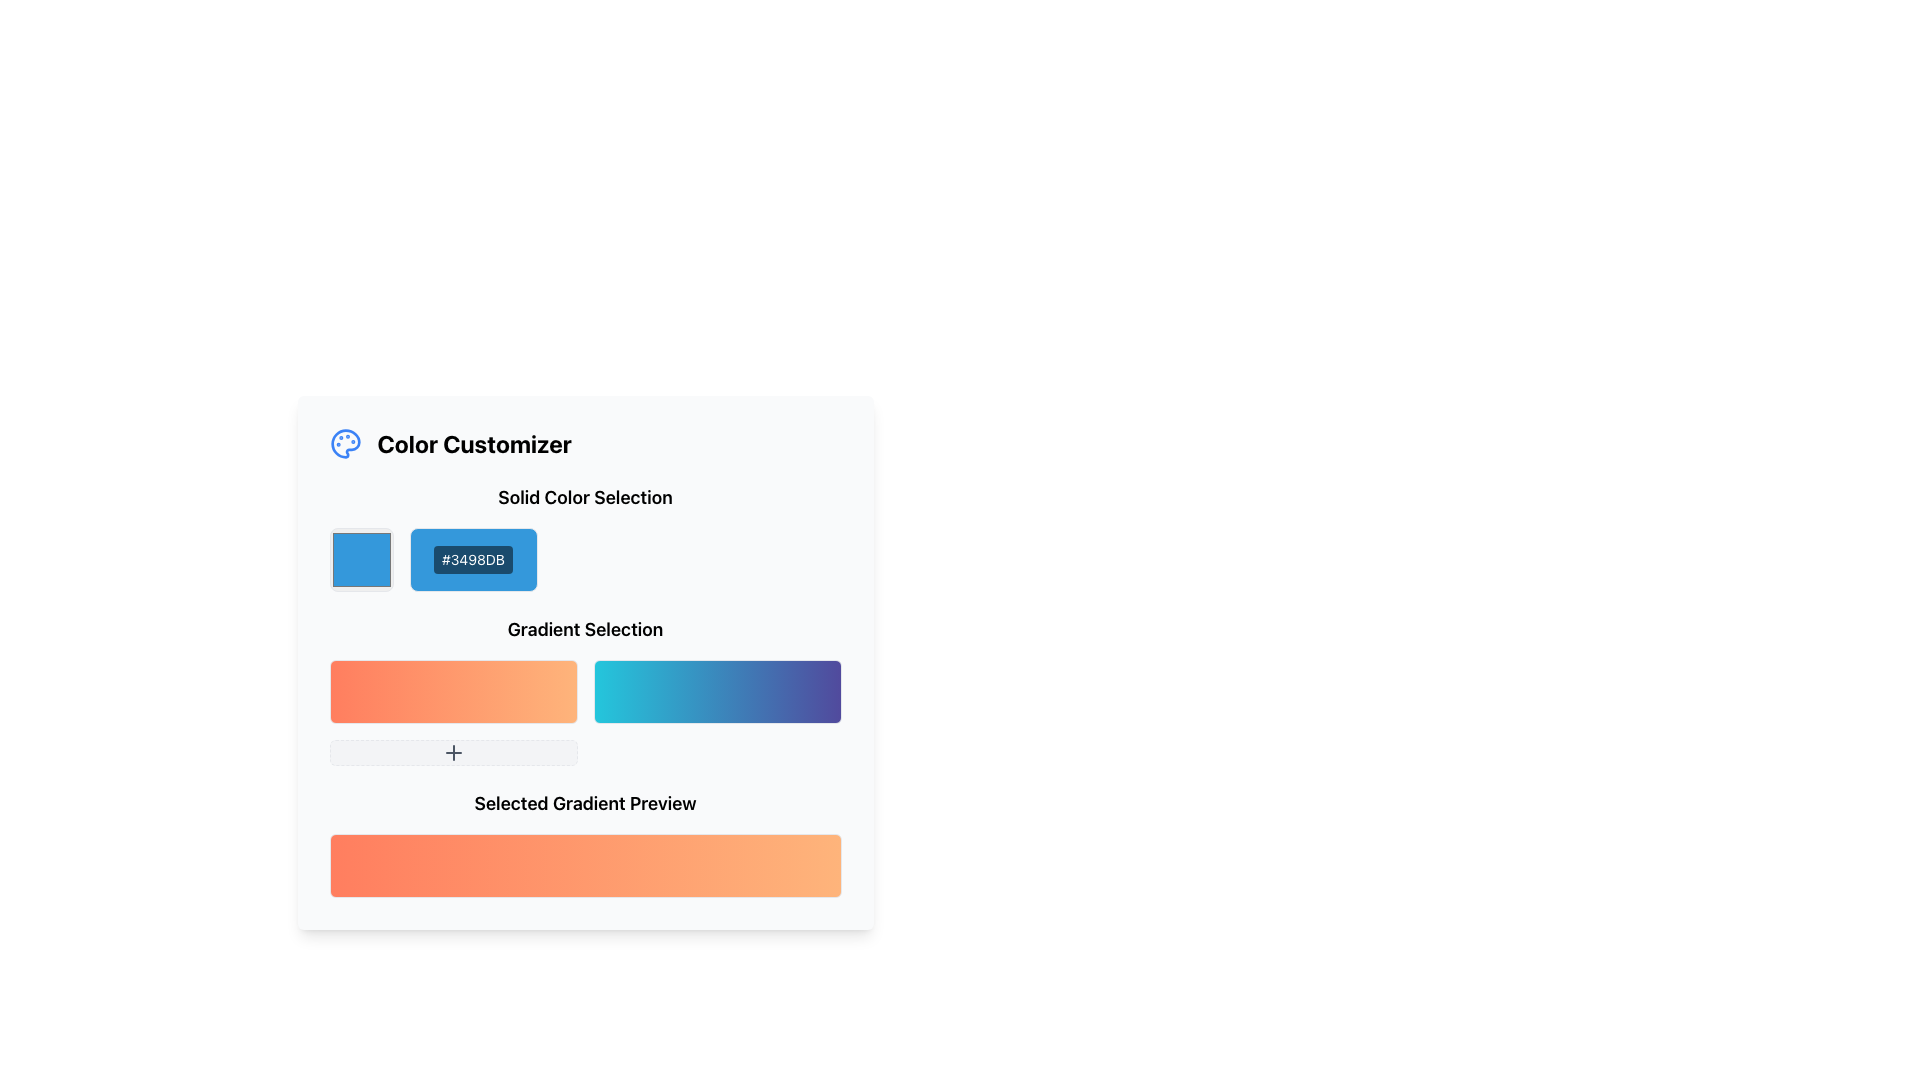 The width and height of the screenshot is (1920, 1080). What do you see at coordinates (361, 559) in the screenshot?
I see `the light blue square-shaped color picker box with a white border` at bounding box center [361, 559].